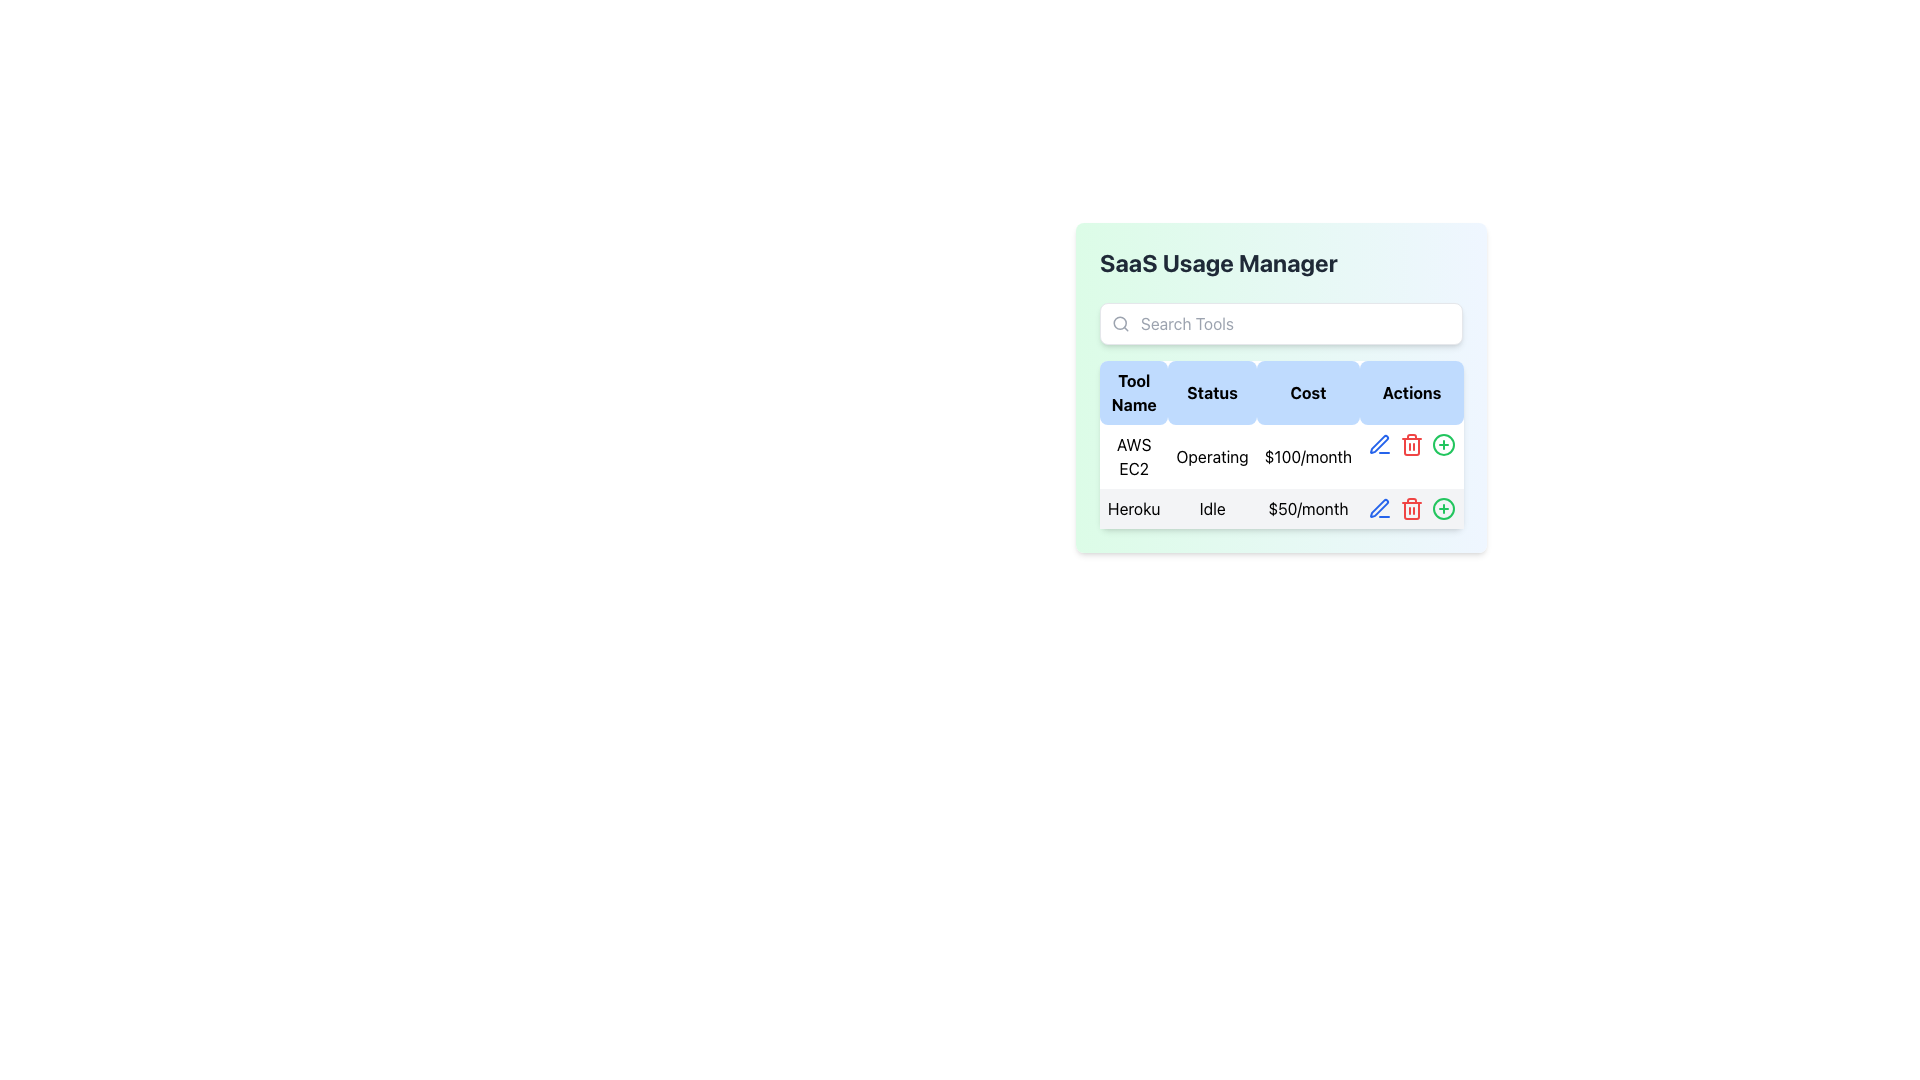 The width and height of the screenshot is (1920, 1080). What do you see at coordinates (1444, 508) in the screenshot?
I see `the SVG Circle element with a green outline surrounding the plus symbol icon, located at the top-right corner of the 'Actions' column in the 'AWS EC2' table row` at bounding box center [1444, 508].